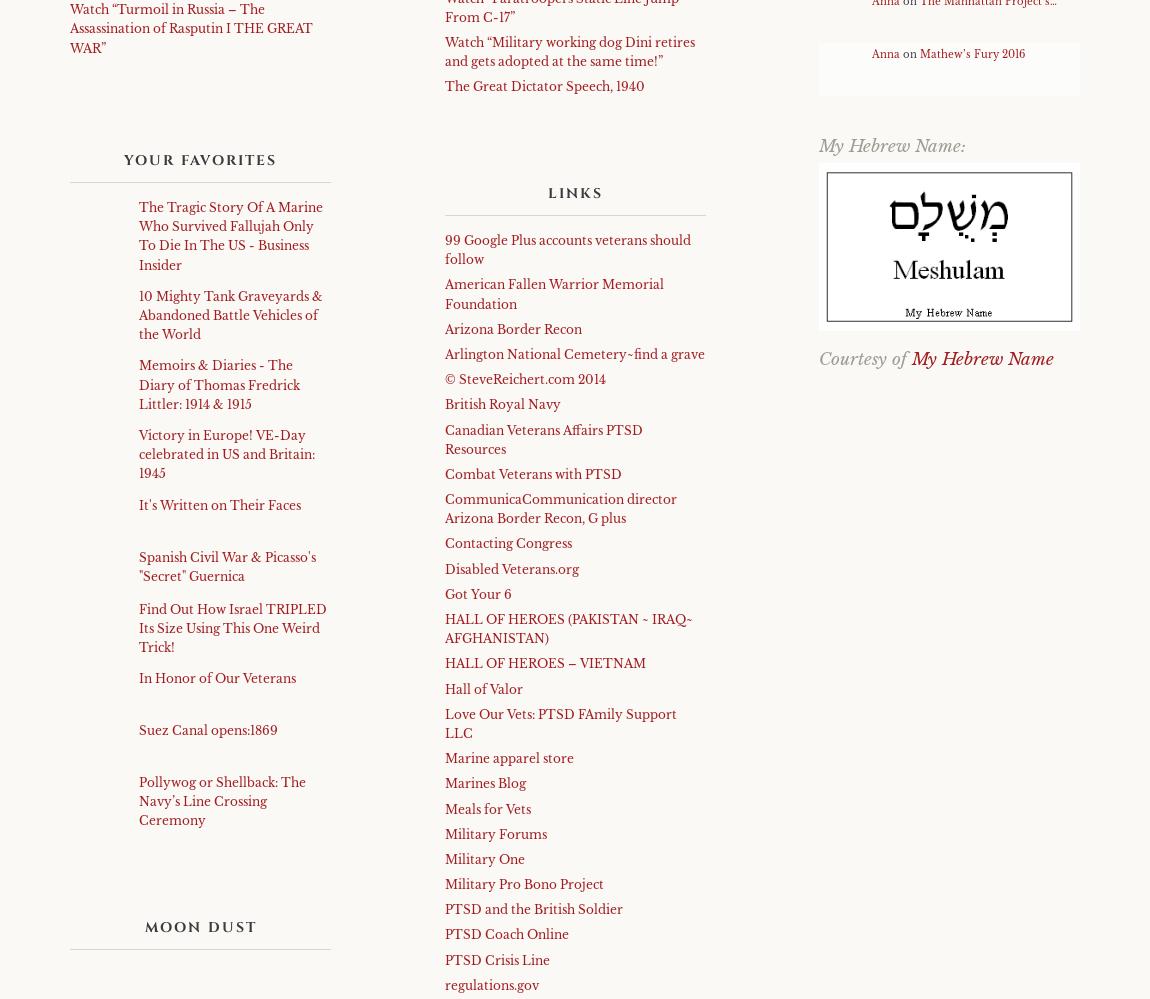 The width and height of the screenshot is (1150, 999). What do you see at coordinates (444, 662) in the screenshot?
I see `'HALL OF HEROES – VIETNAM'` at bounding box center [444, 662].